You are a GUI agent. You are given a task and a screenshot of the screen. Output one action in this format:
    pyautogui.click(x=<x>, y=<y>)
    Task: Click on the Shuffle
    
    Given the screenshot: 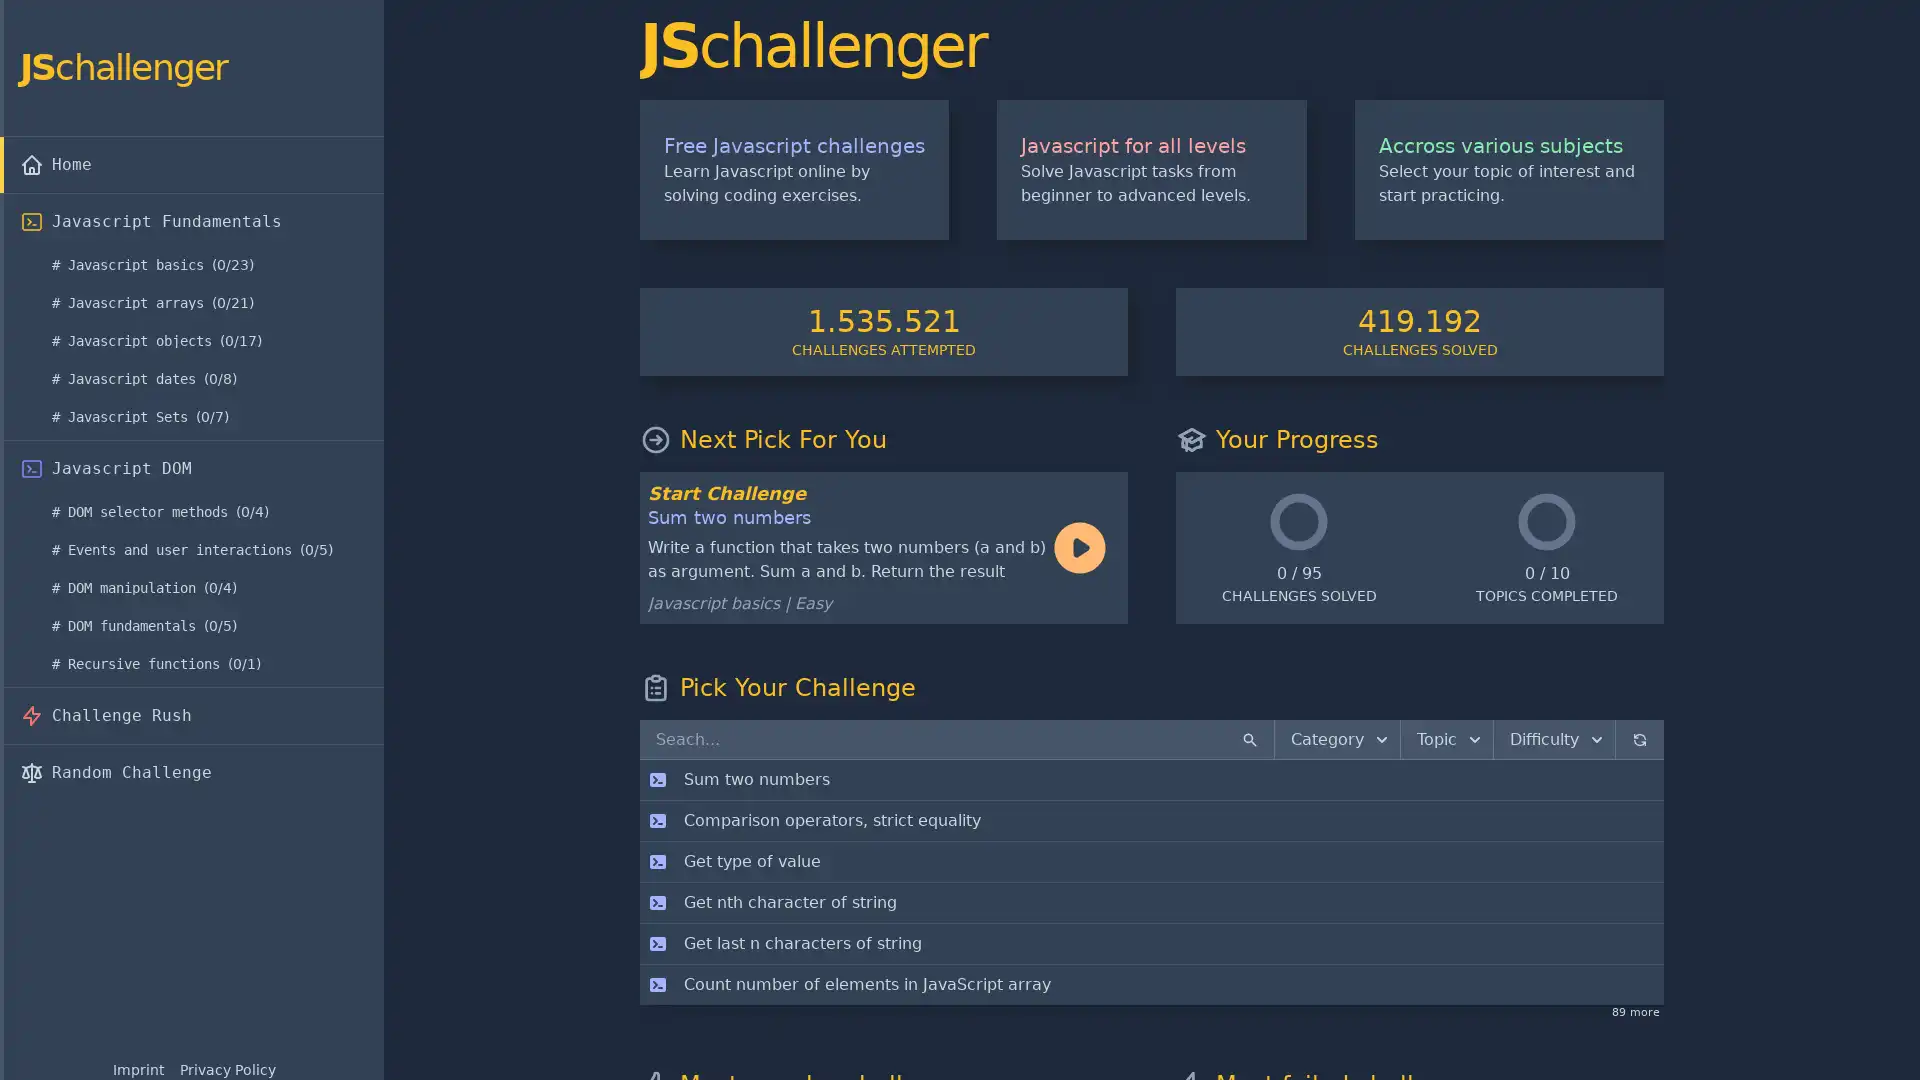 What is the action you would take?
    pyautogui.click(x=1639, y=739)
    